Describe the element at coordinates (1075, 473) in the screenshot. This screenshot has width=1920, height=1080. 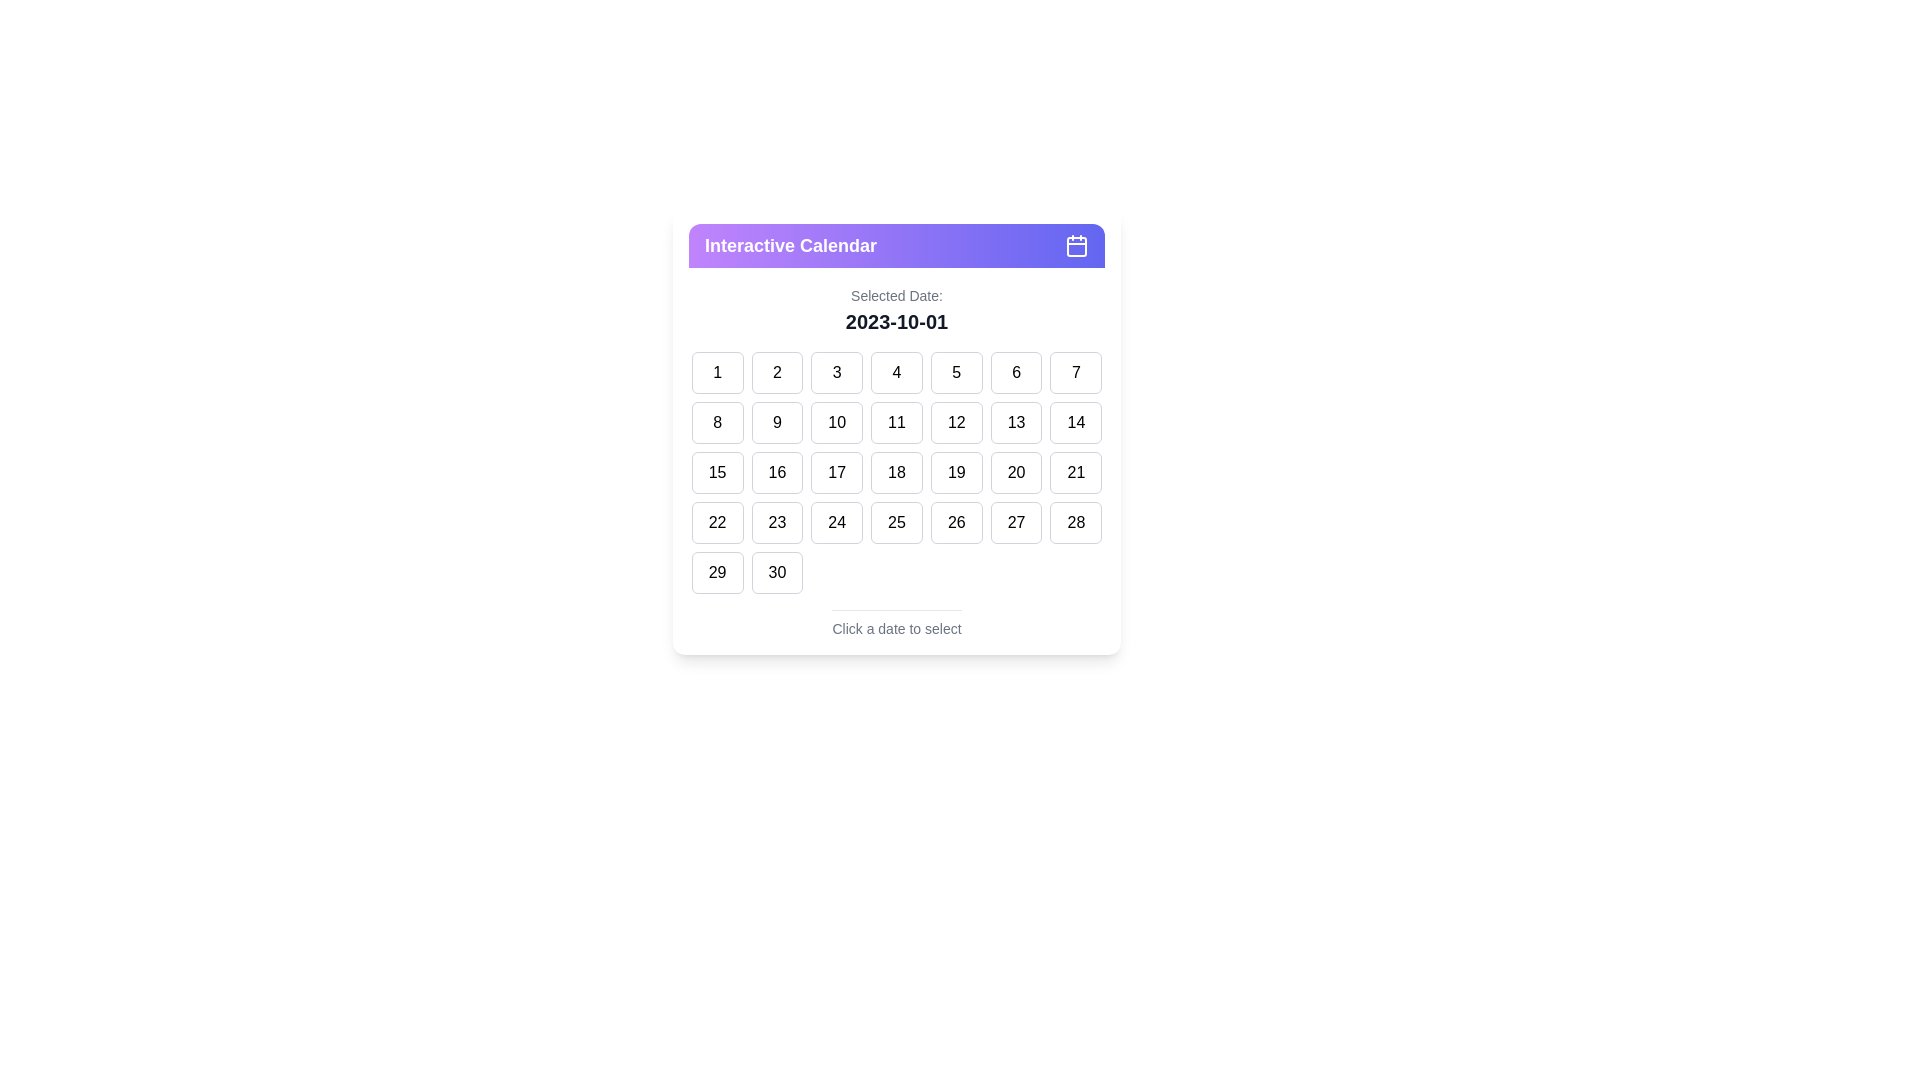
I see `the small white rectangular button with rounded corners and bold text '21'` at that location.